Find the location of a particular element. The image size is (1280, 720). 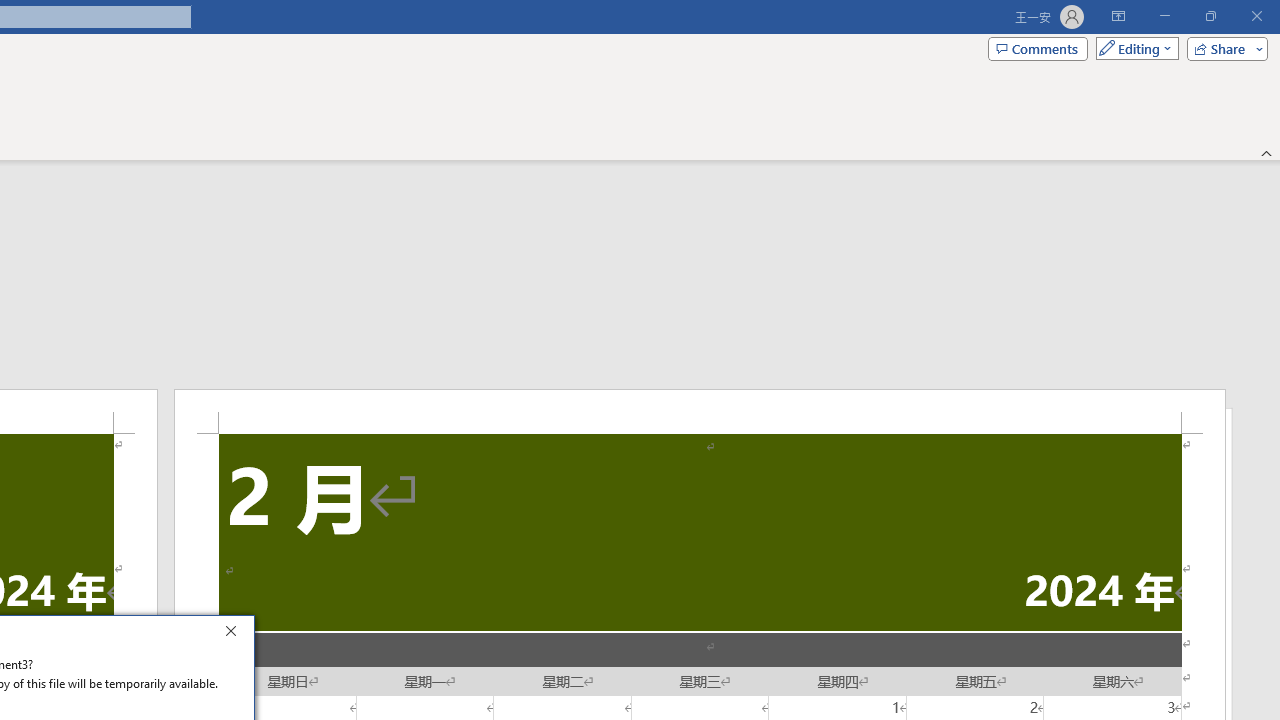

'Ribbon Display Options' is located at coordinates (1117, 16).